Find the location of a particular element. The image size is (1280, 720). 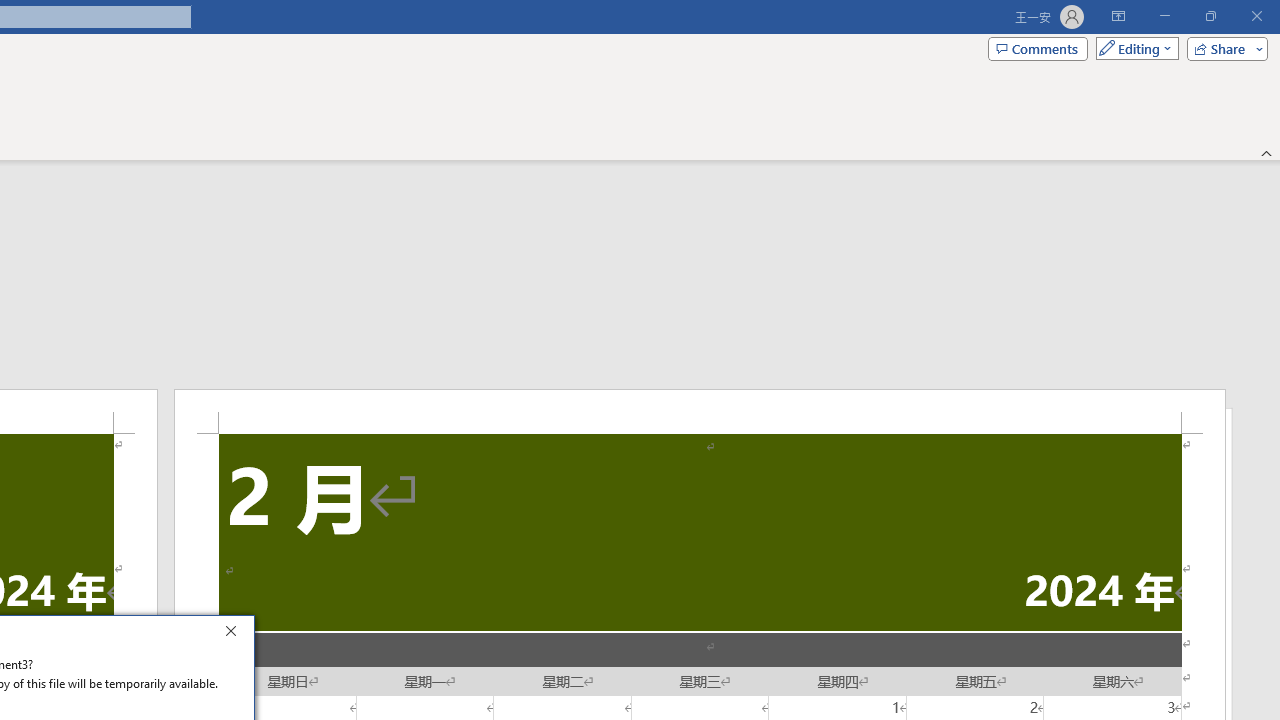

'Ribbon Display Options' is located at coordinates (1117, 16).